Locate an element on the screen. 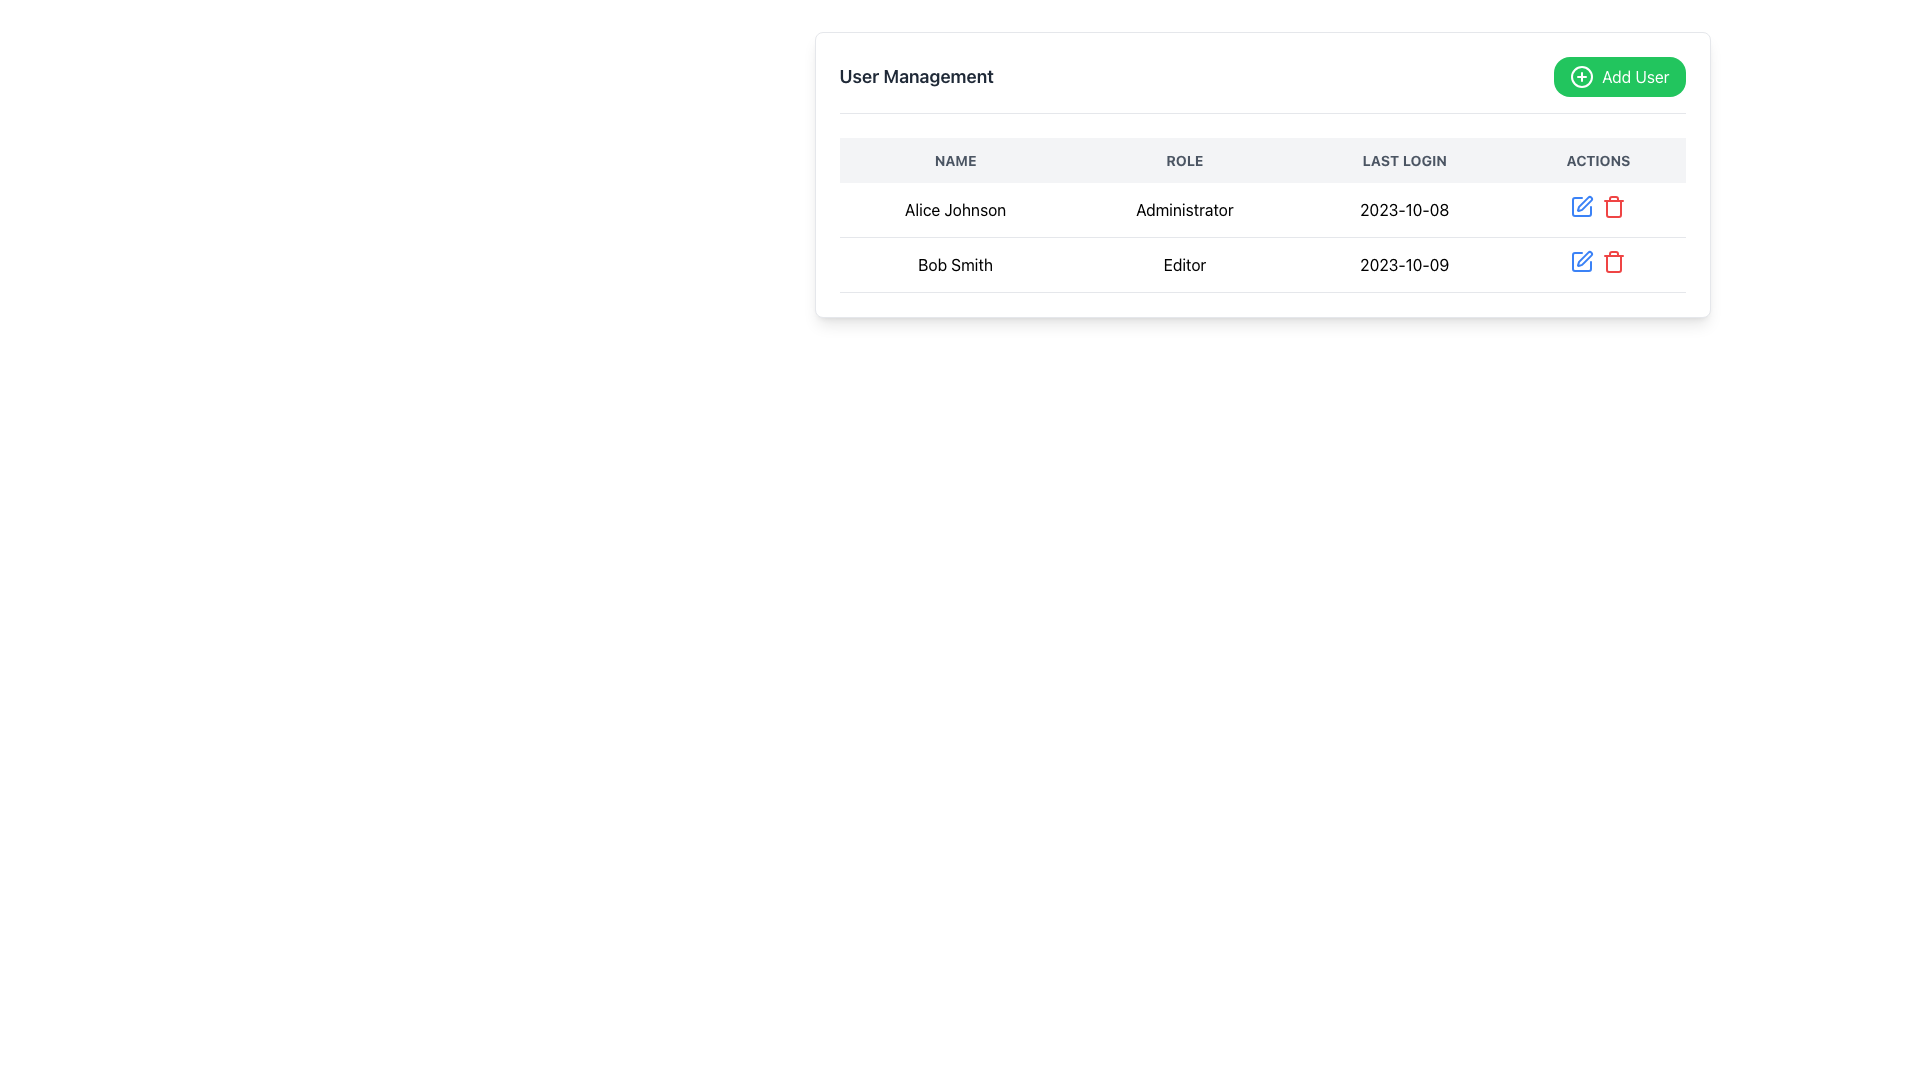 The width and height of the screenshot is (1920, 1080). the text label displaying the name of an entity in the first row of the data table under the 'NAME' column is located at coordinates (954, 210).